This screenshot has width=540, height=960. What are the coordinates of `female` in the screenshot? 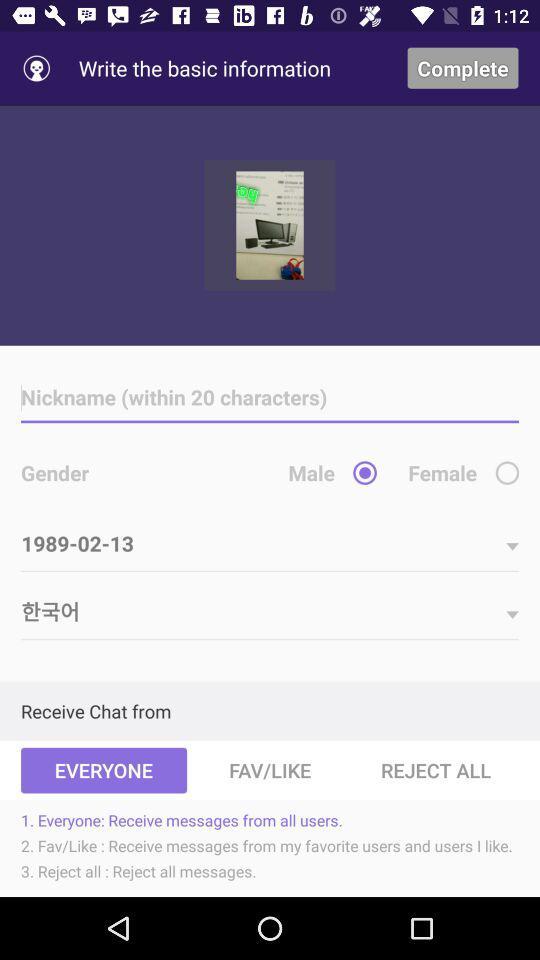 It's located at (507, 473).